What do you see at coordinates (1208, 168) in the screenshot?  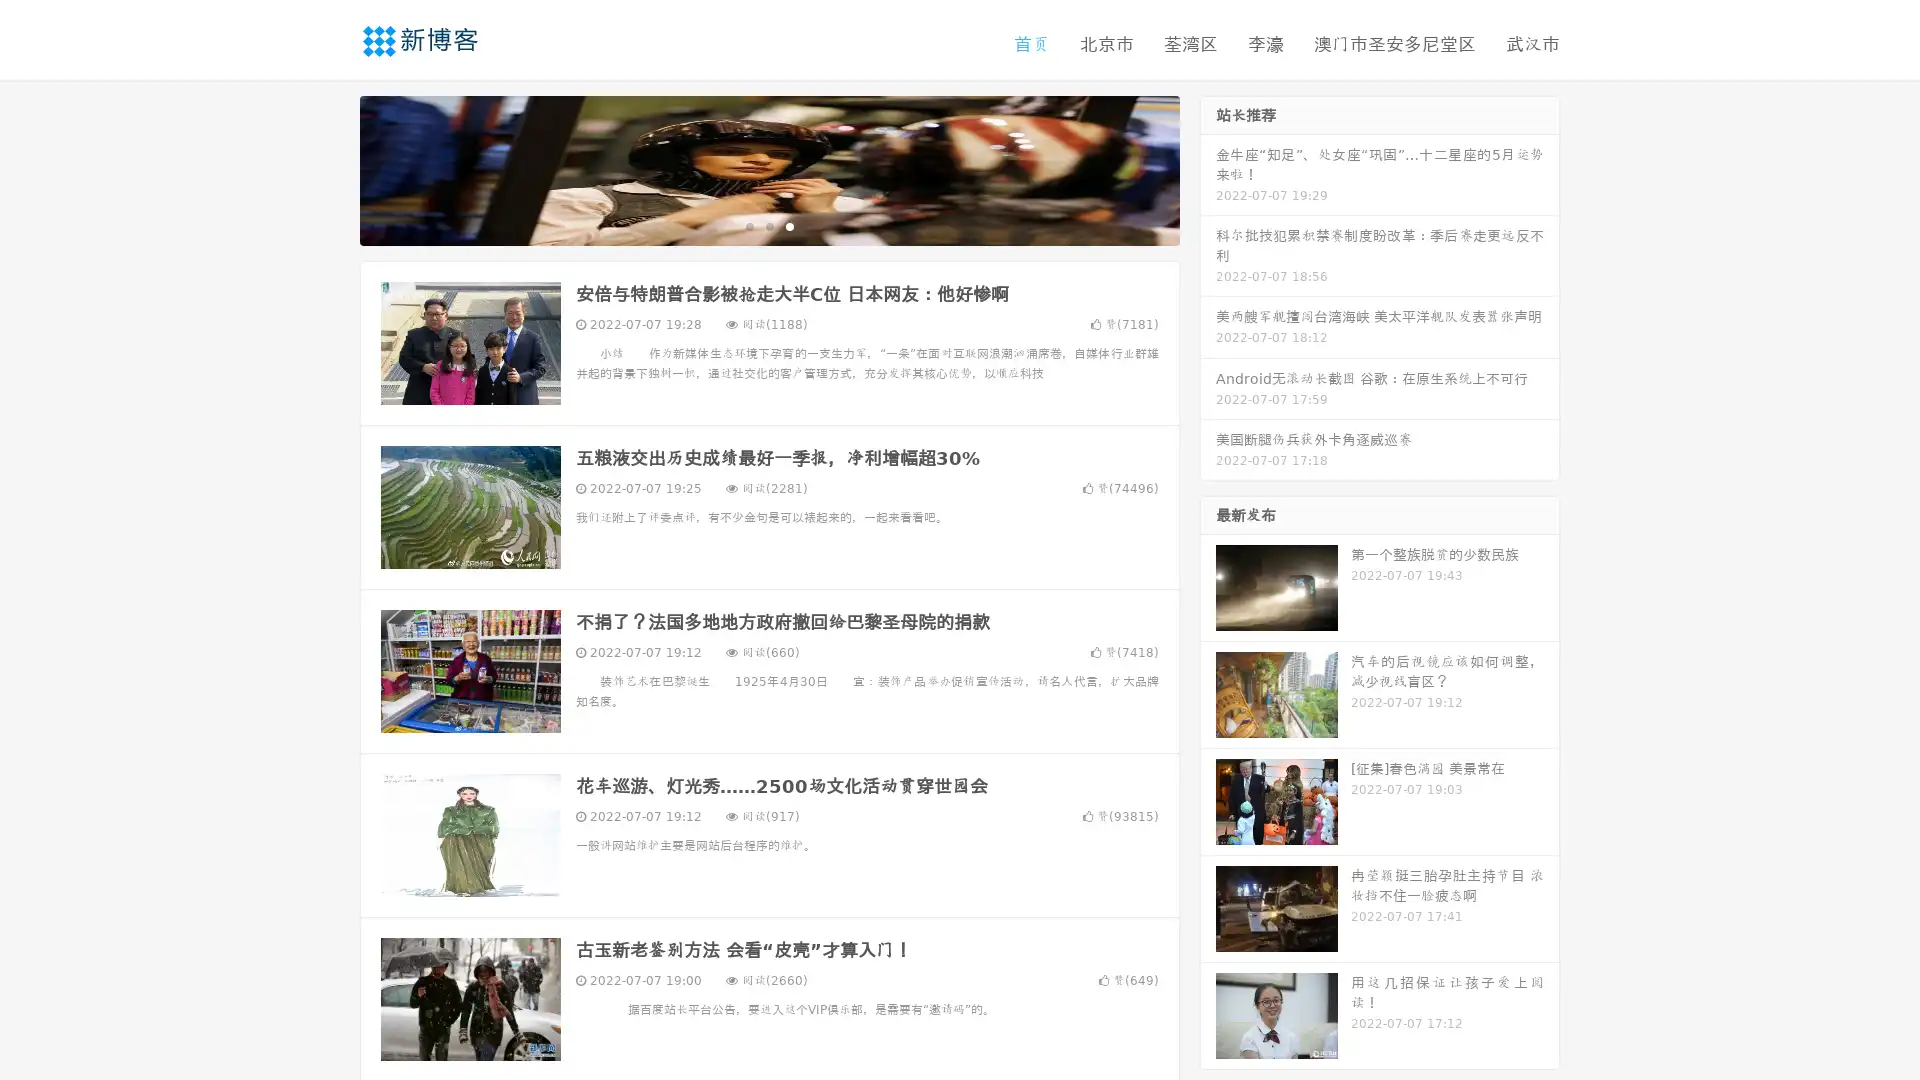 I see `Next slide` at bounding box center [1208, 168].